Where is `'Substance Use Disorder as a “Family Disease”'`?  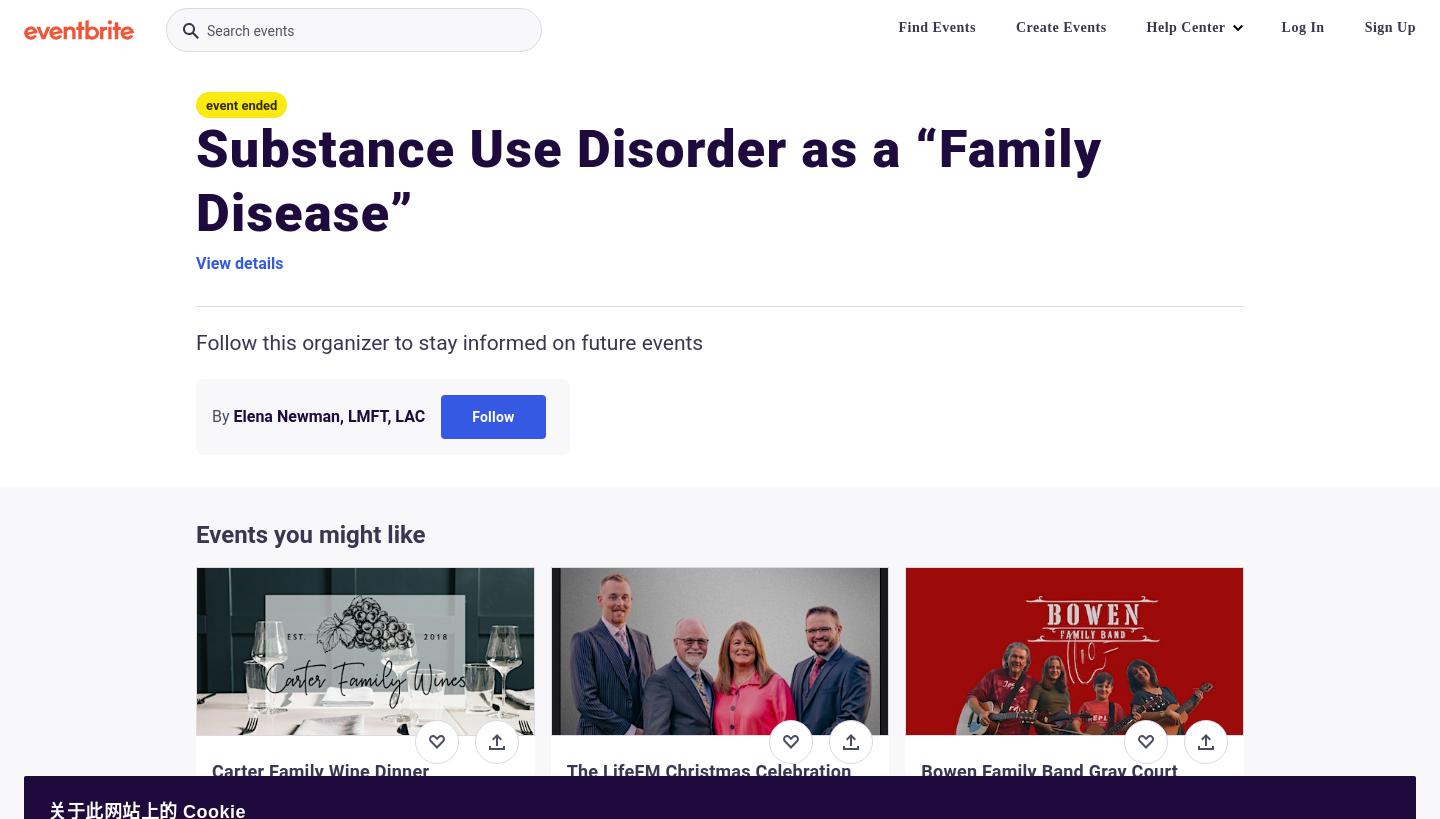
'Substance Use Disorder as a “Family Disease”' is located at coordinates (648, 181).